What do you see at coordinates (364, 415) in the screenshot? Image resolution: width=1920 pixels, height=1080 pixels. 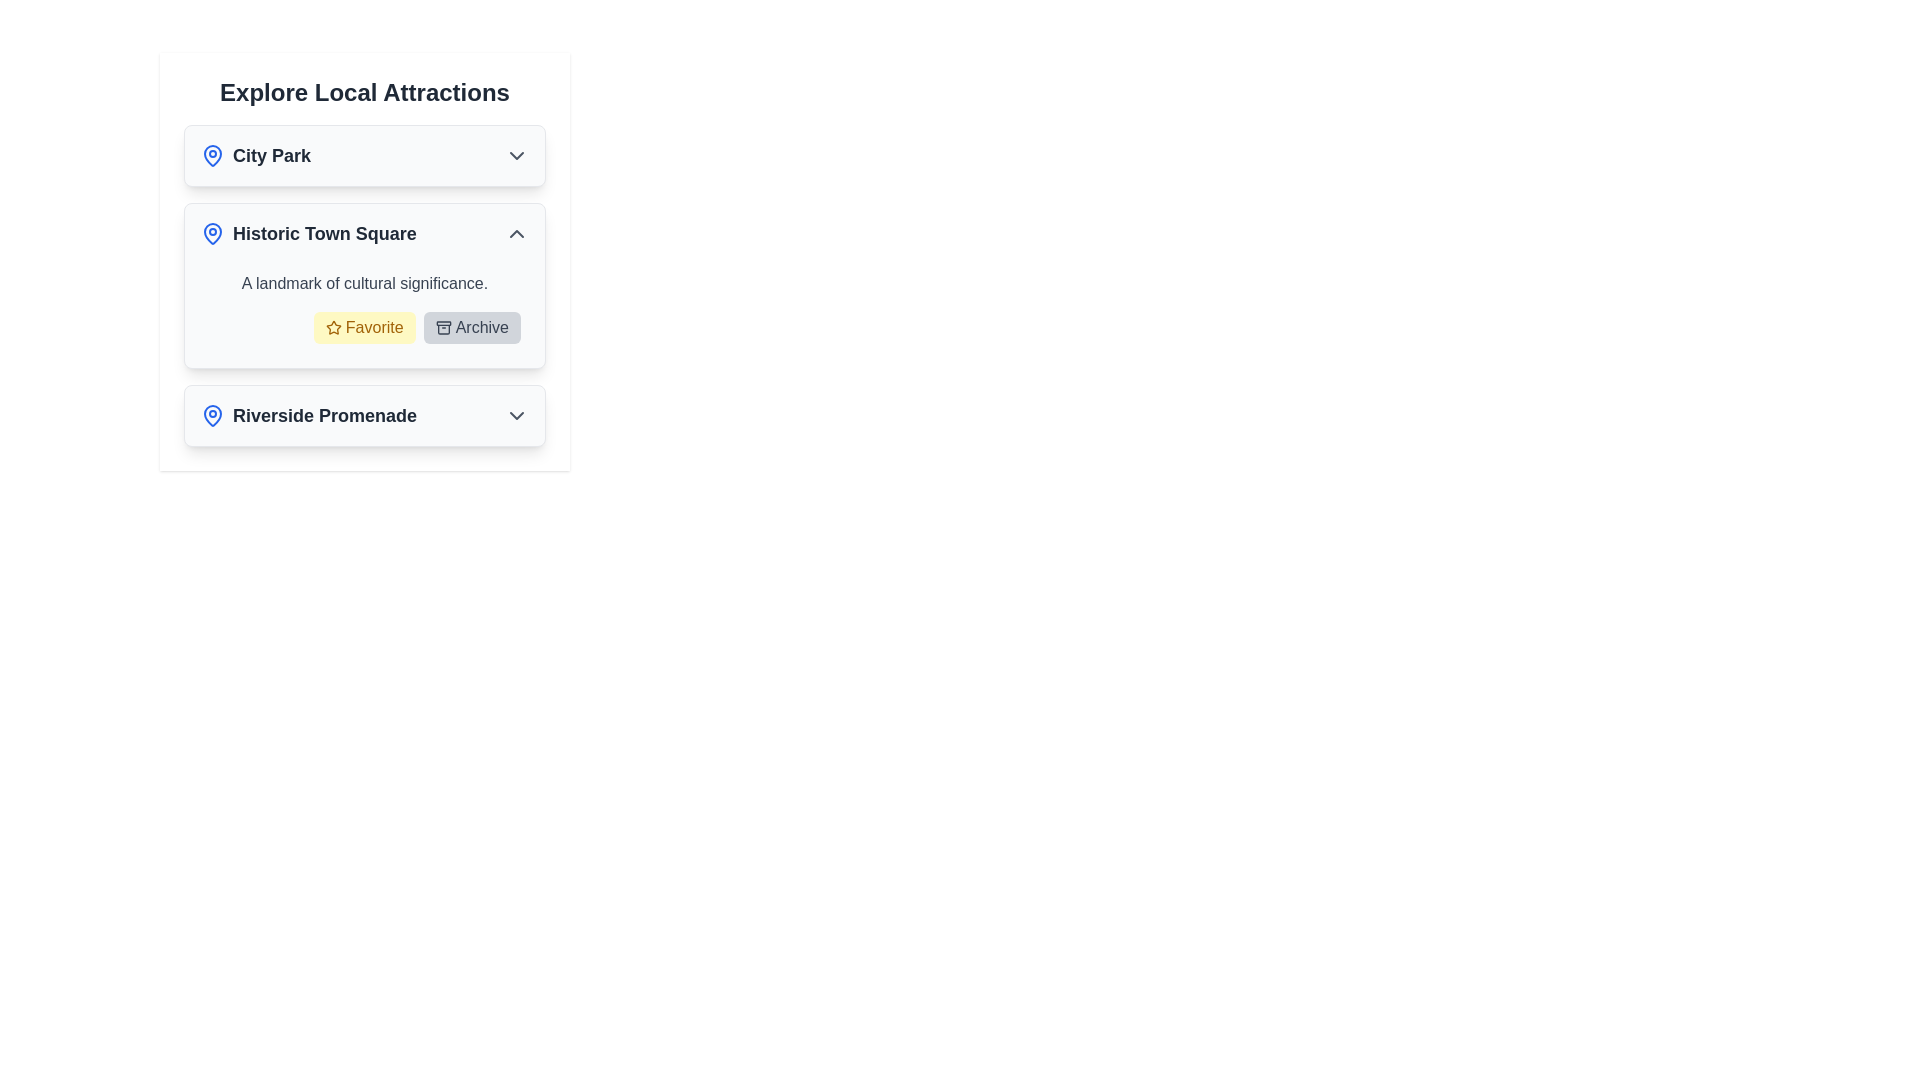 I see `the 'Riverside Promenade' button or list item, which is the third item in the list under 'Explore Local Attractions', featuring a blue map pin icon and a Chevron-down icon` at bounding box center [364, 415].